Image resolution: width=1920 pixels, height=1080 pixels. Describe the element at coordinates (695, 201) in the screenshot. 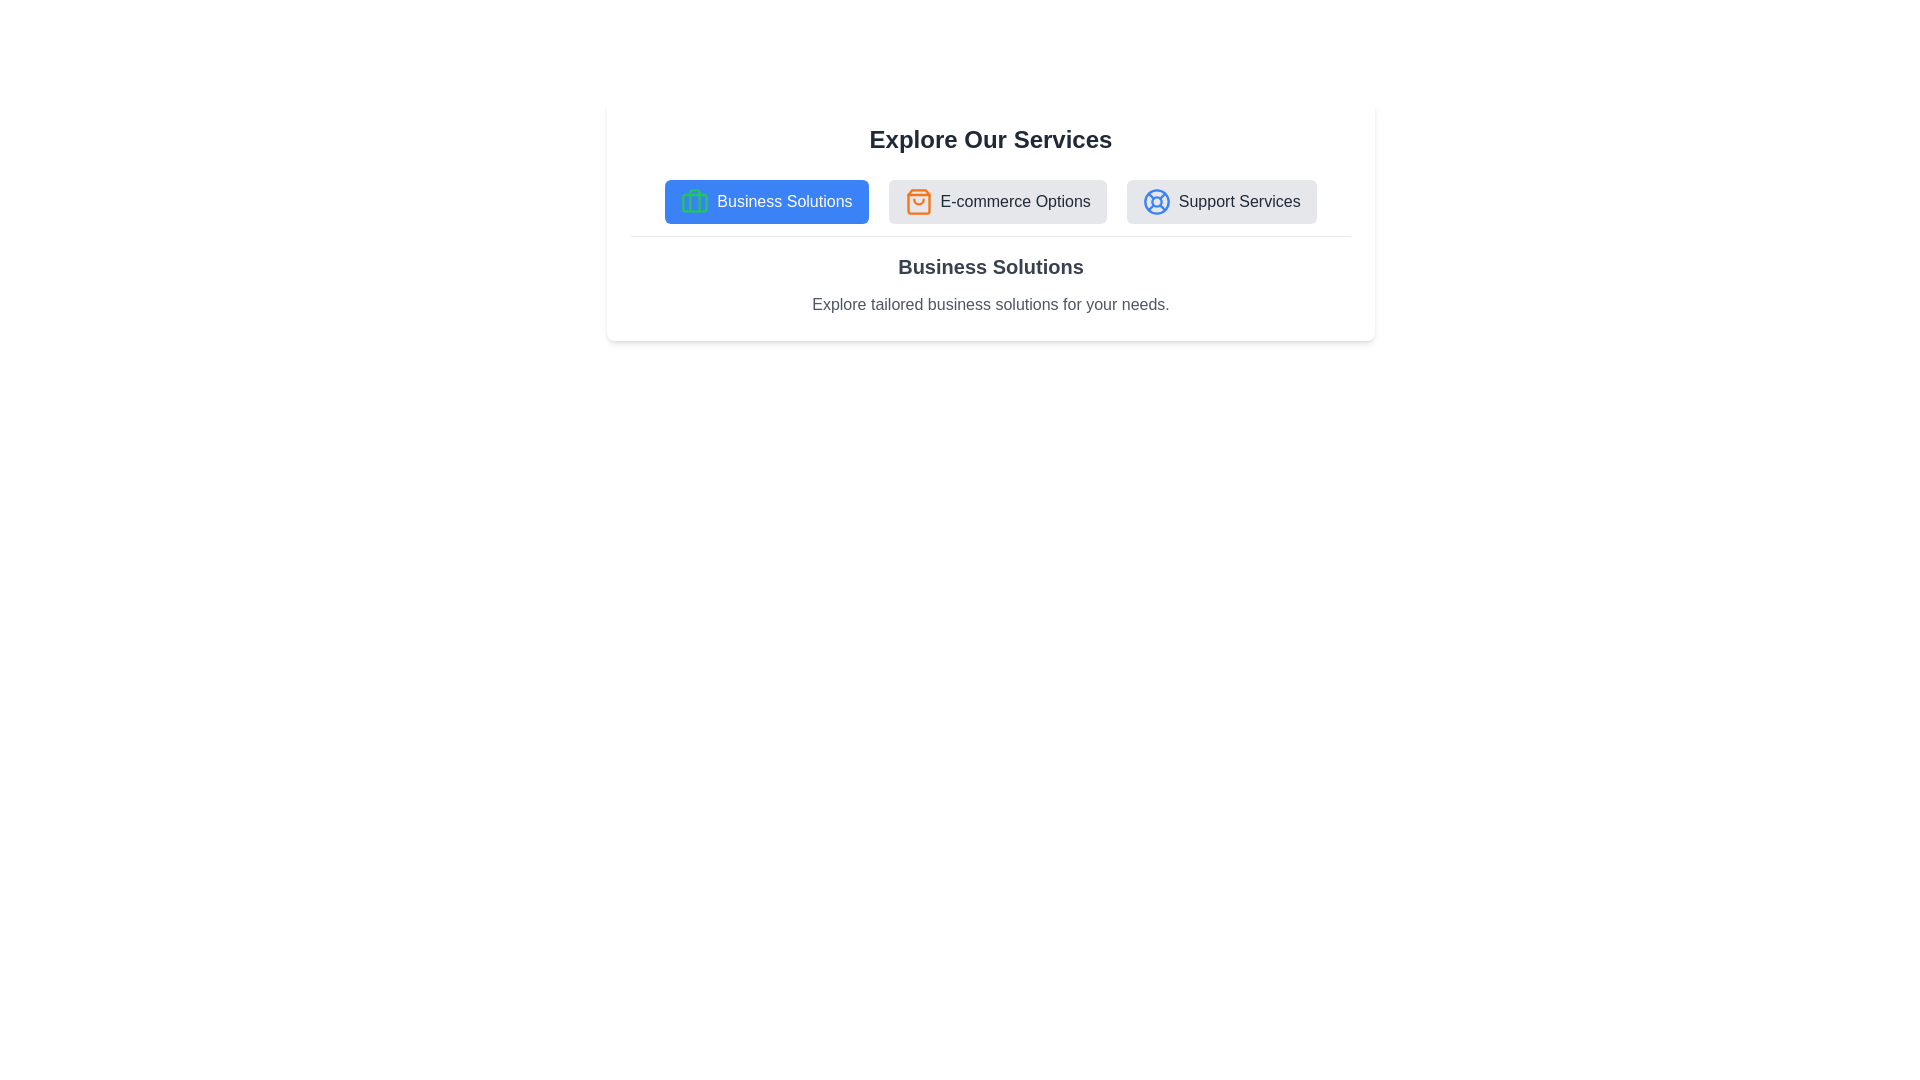

I see `the icon associated with the tab Business Solutions` at that location.